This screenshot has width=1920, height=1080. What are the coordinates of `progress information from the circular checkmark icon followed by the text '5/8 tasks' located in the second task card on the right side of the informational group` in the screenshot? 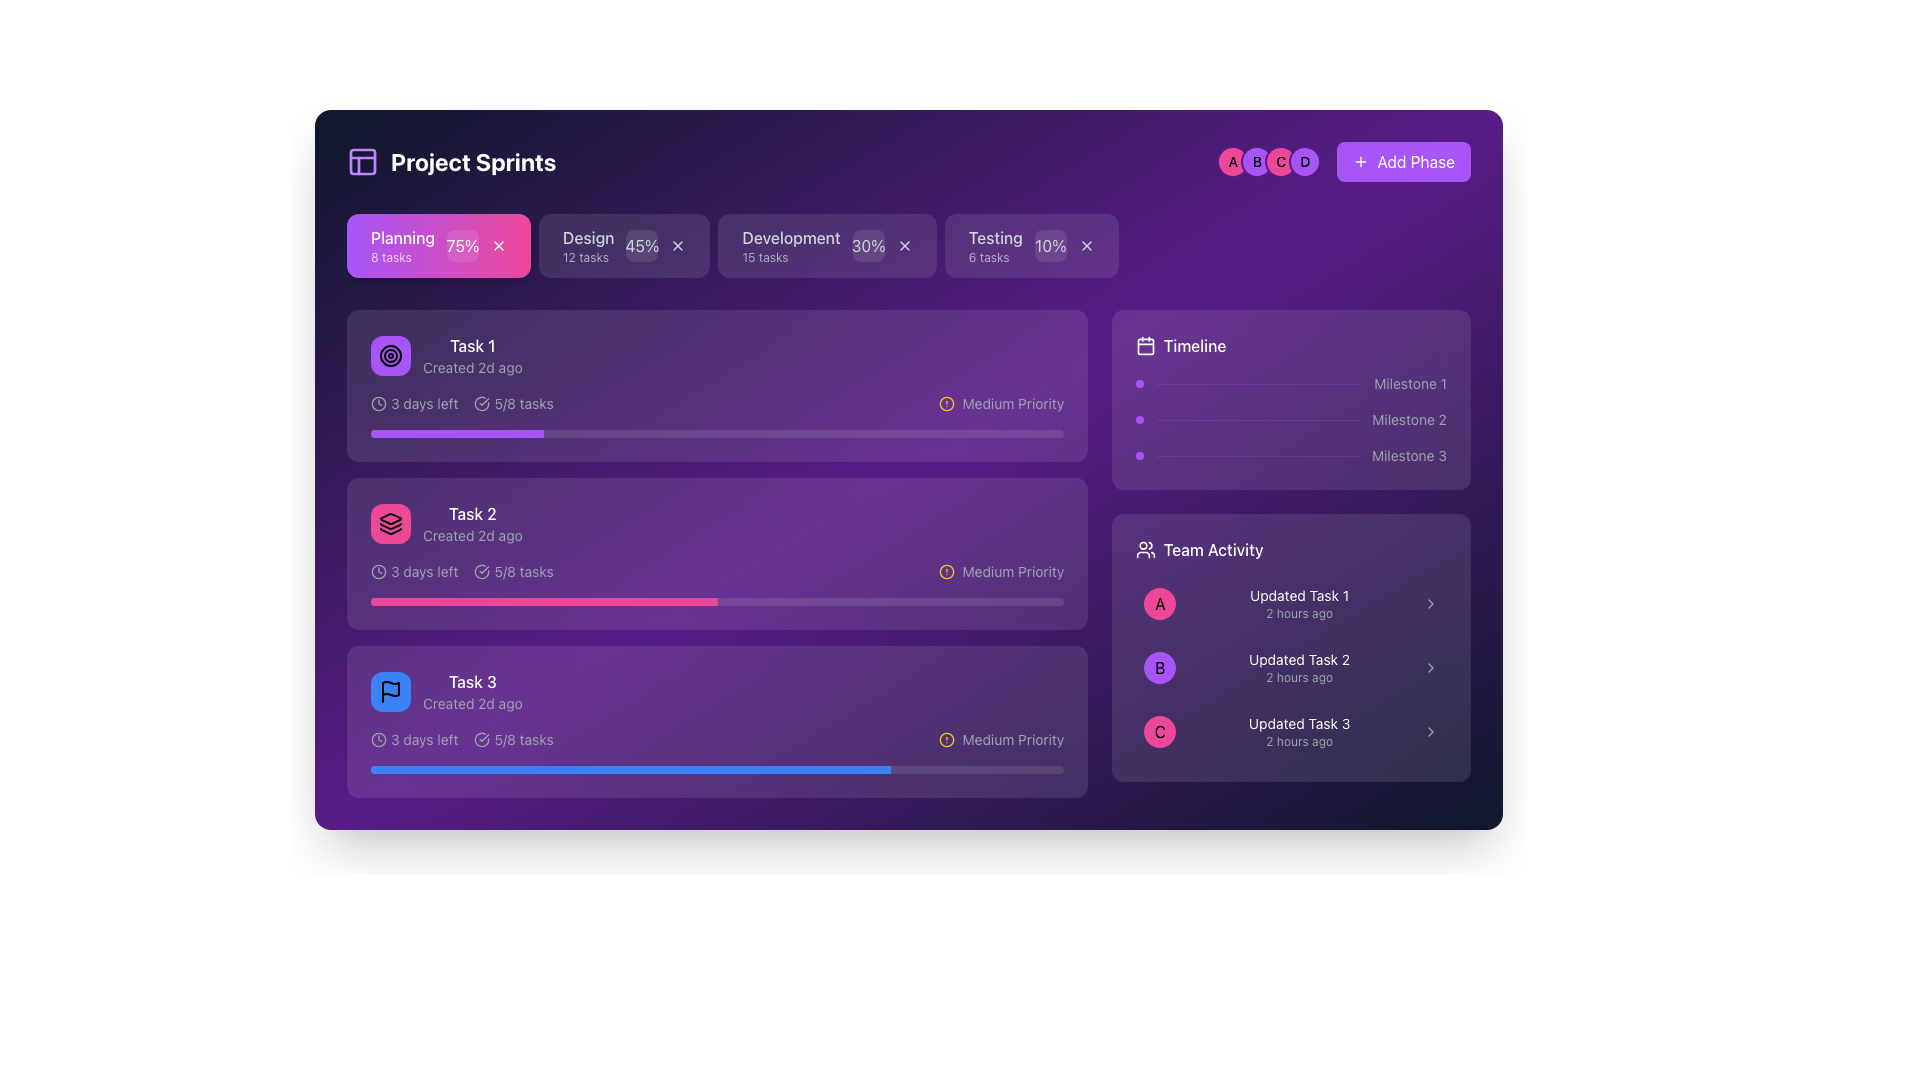 It's located at (514, 571).